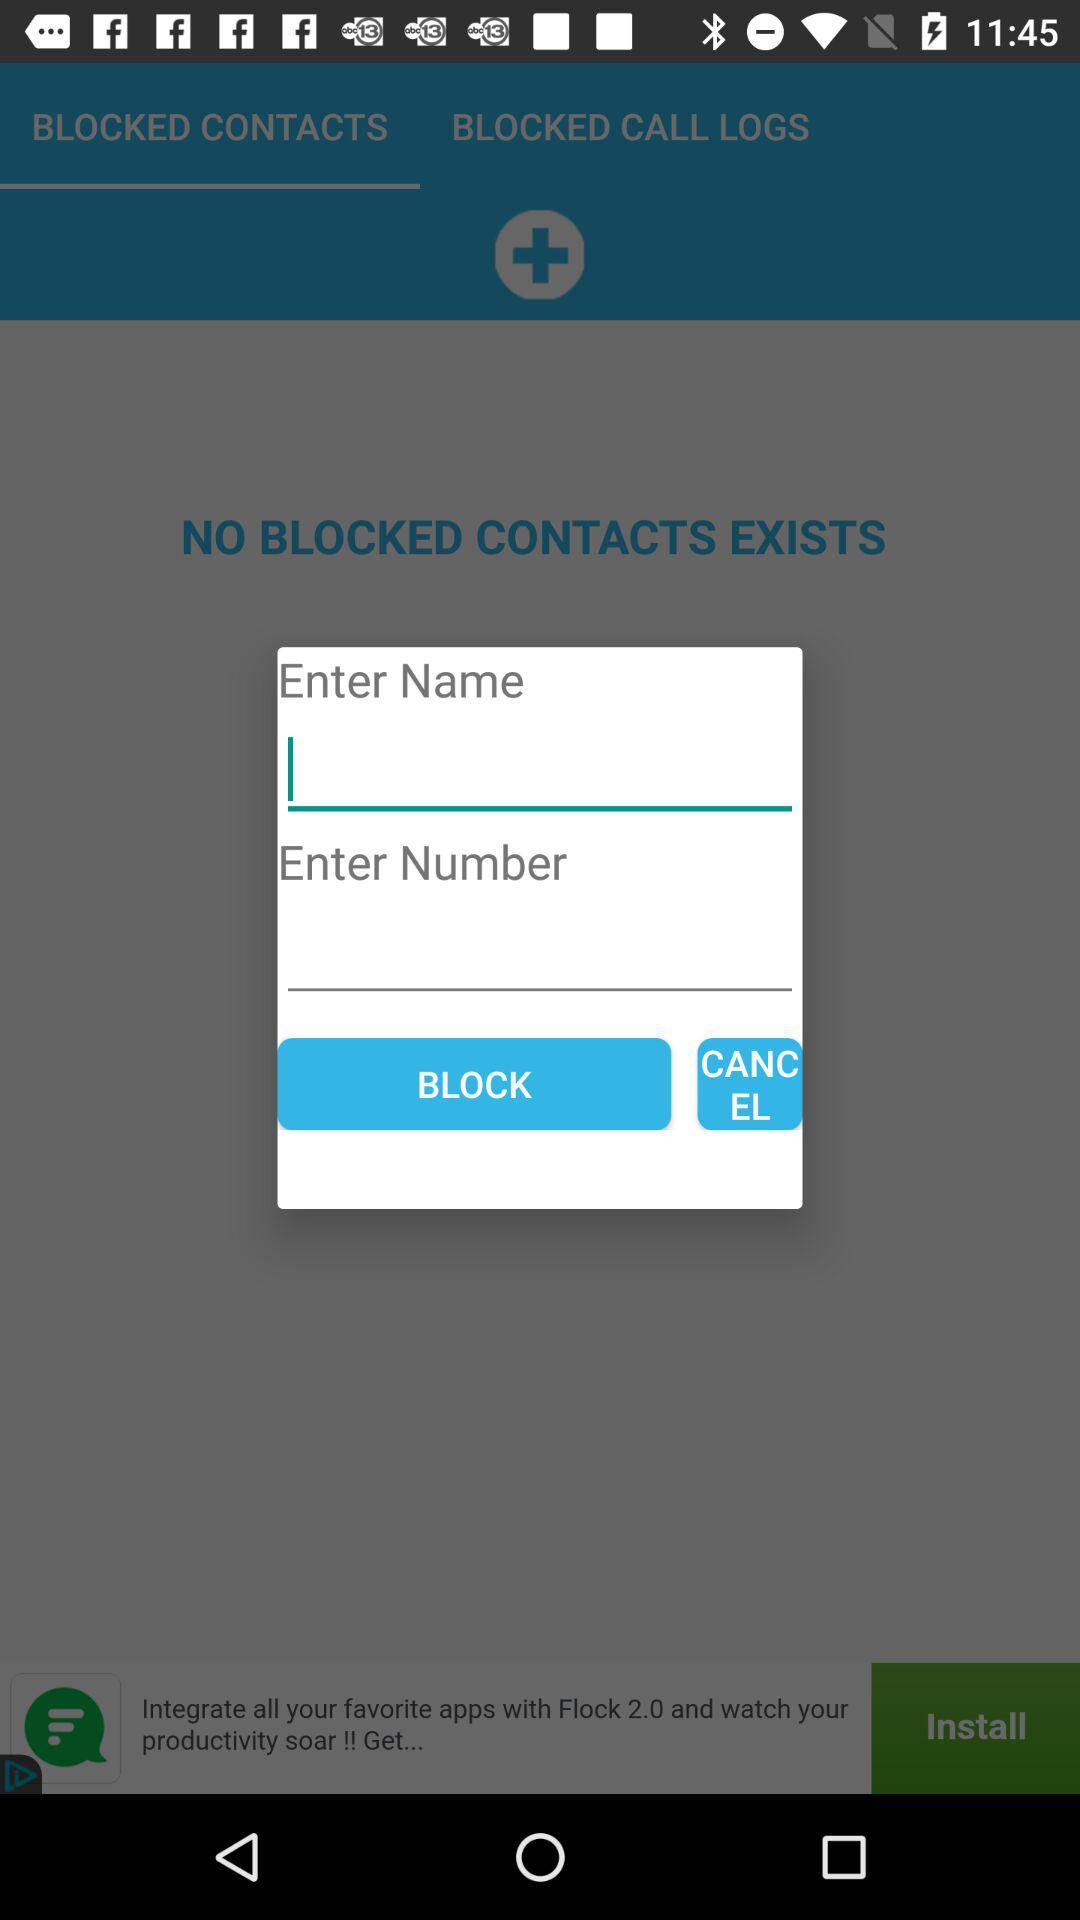  I want to click on button on the right, so click(749, 1083).